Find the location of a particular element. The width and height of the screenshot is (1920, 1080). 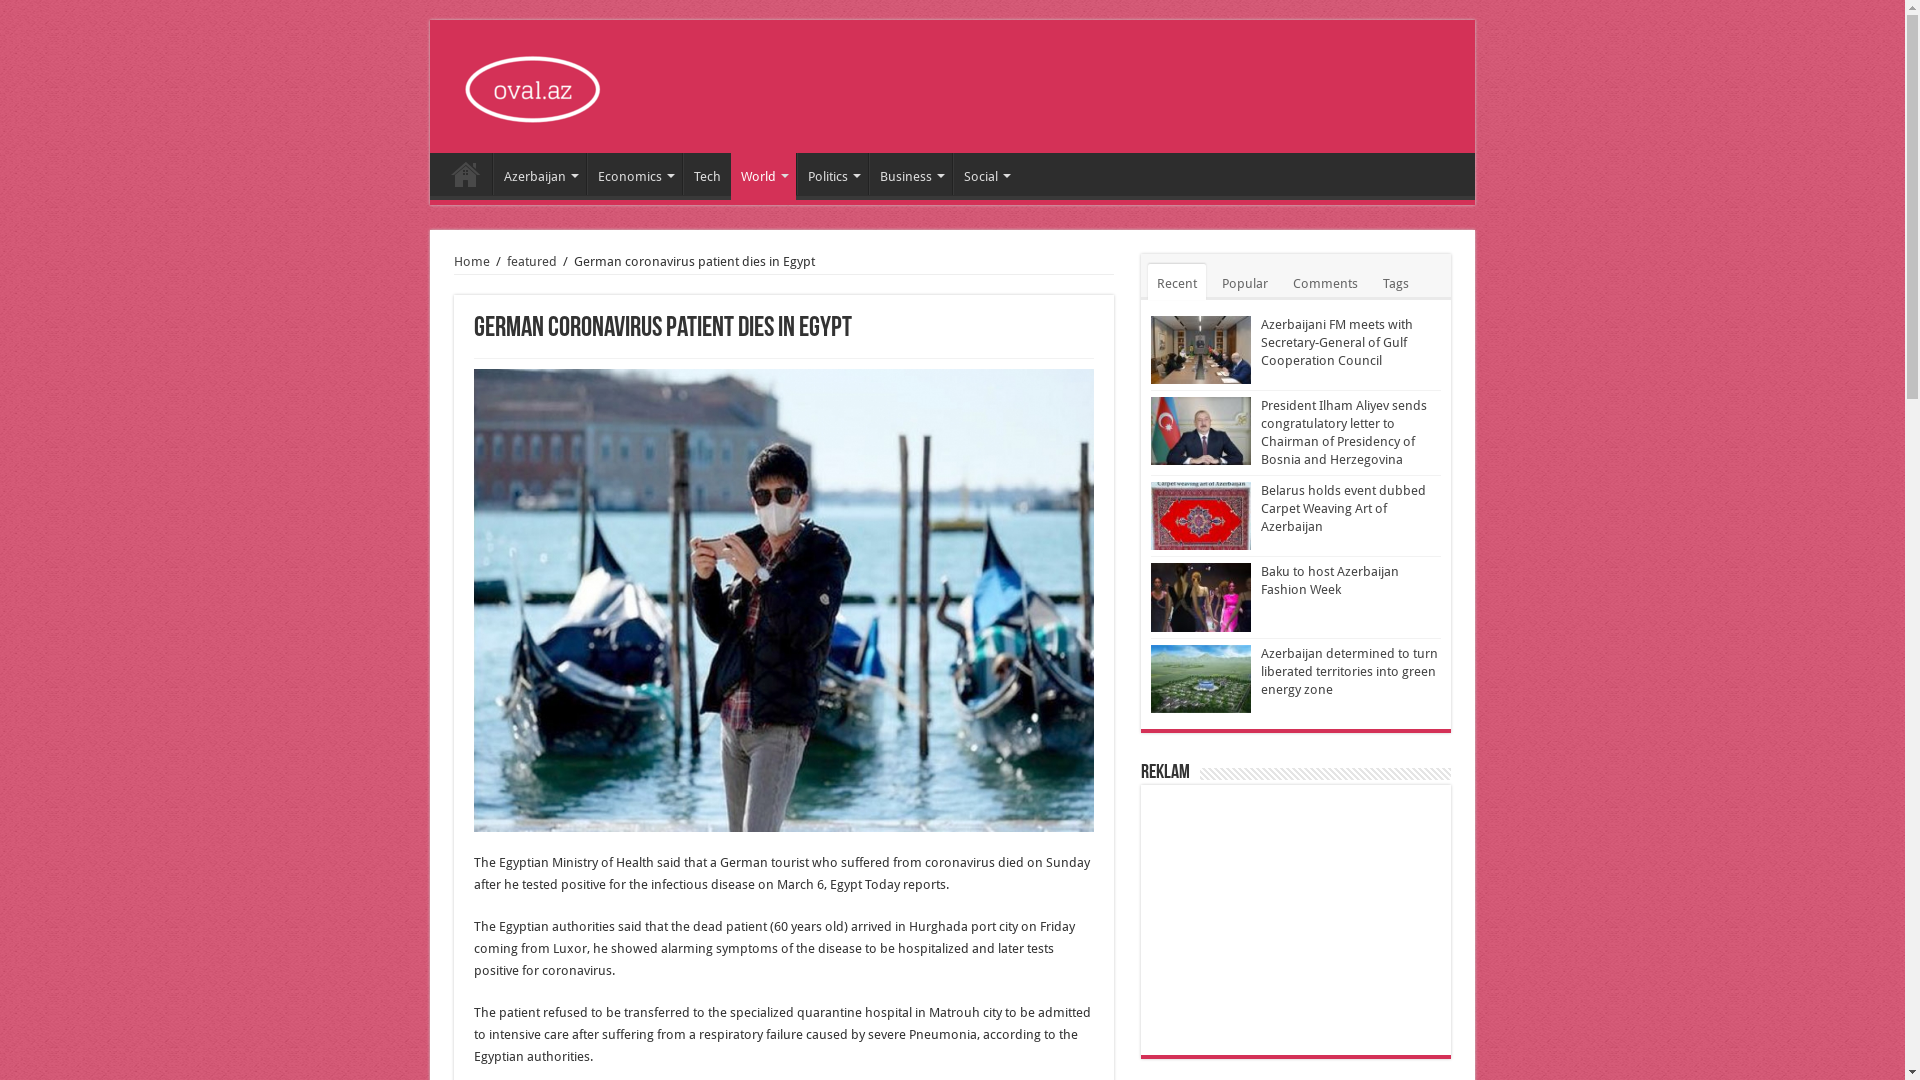

'Recent' is located at coordinates (1176, 281).